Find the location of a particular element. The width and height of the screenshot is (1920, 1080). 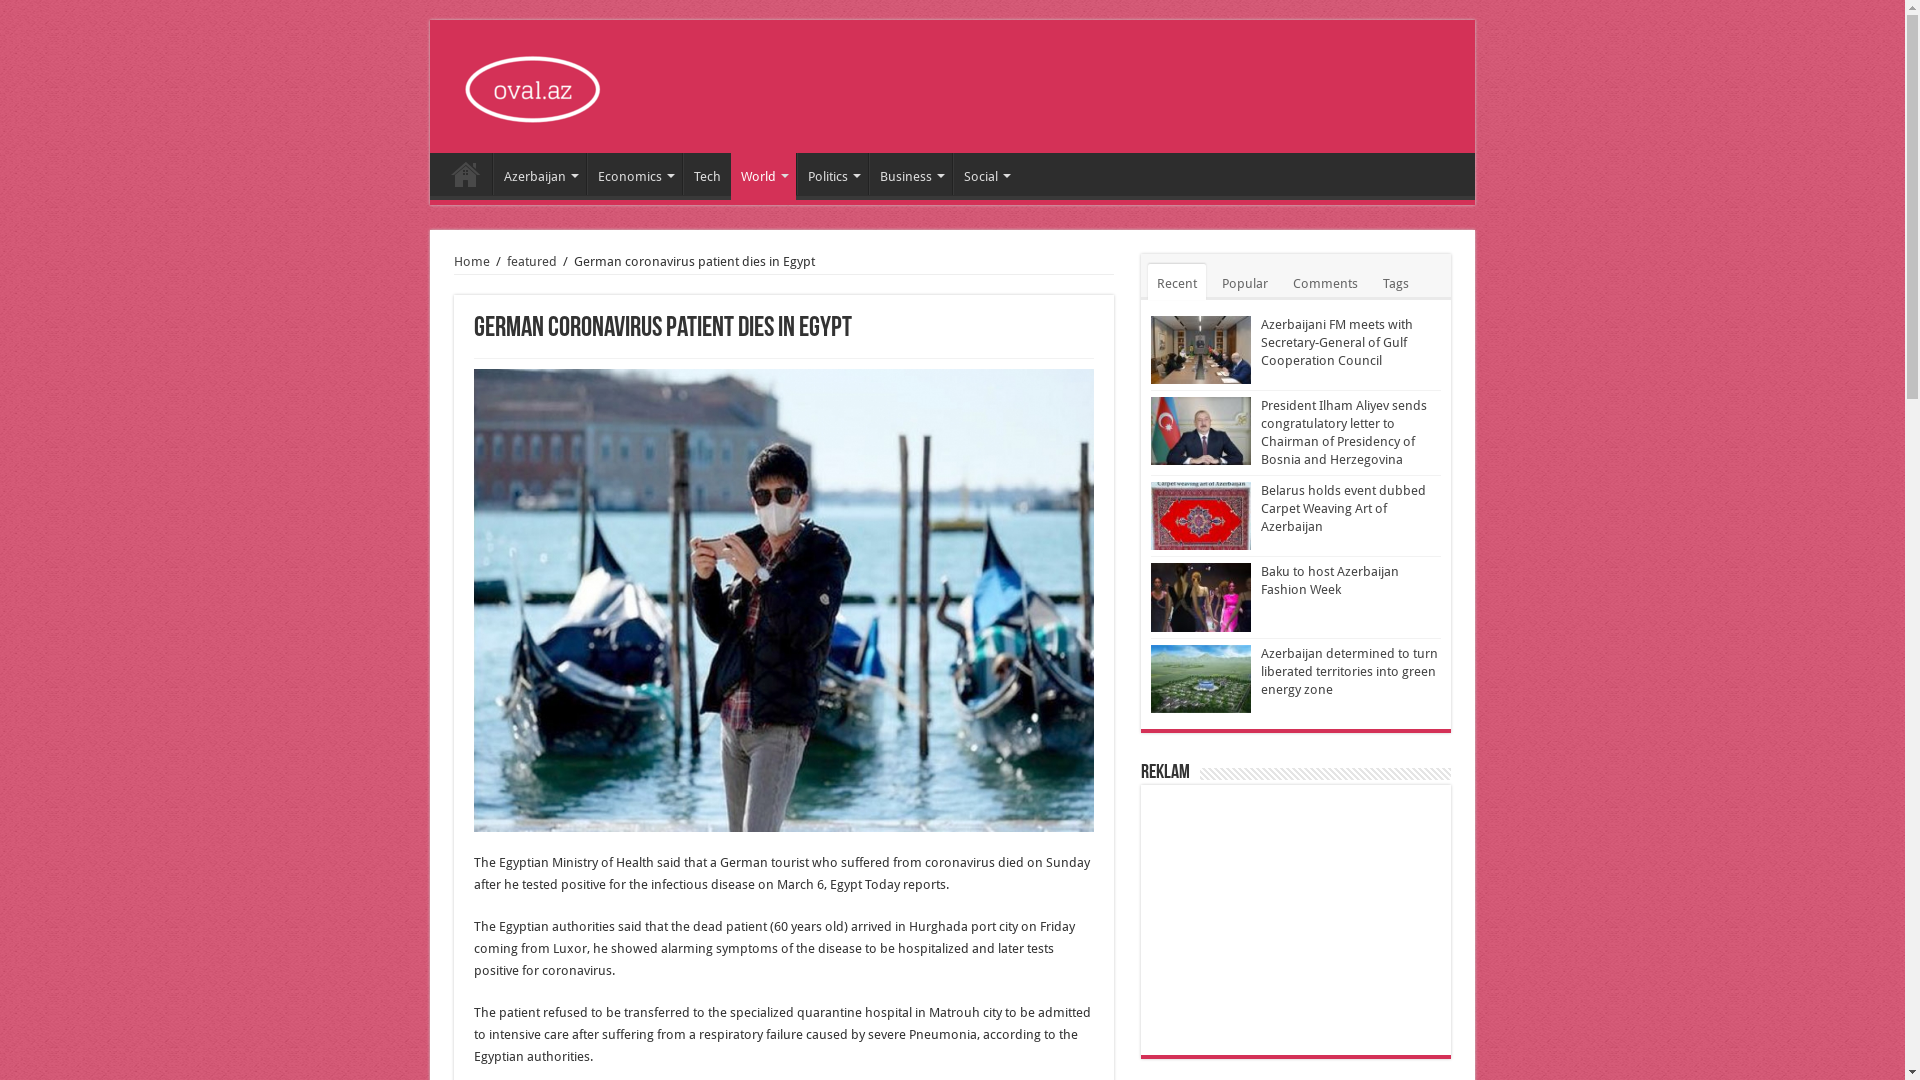

'Recent' is located at coordinates (1176, 281).